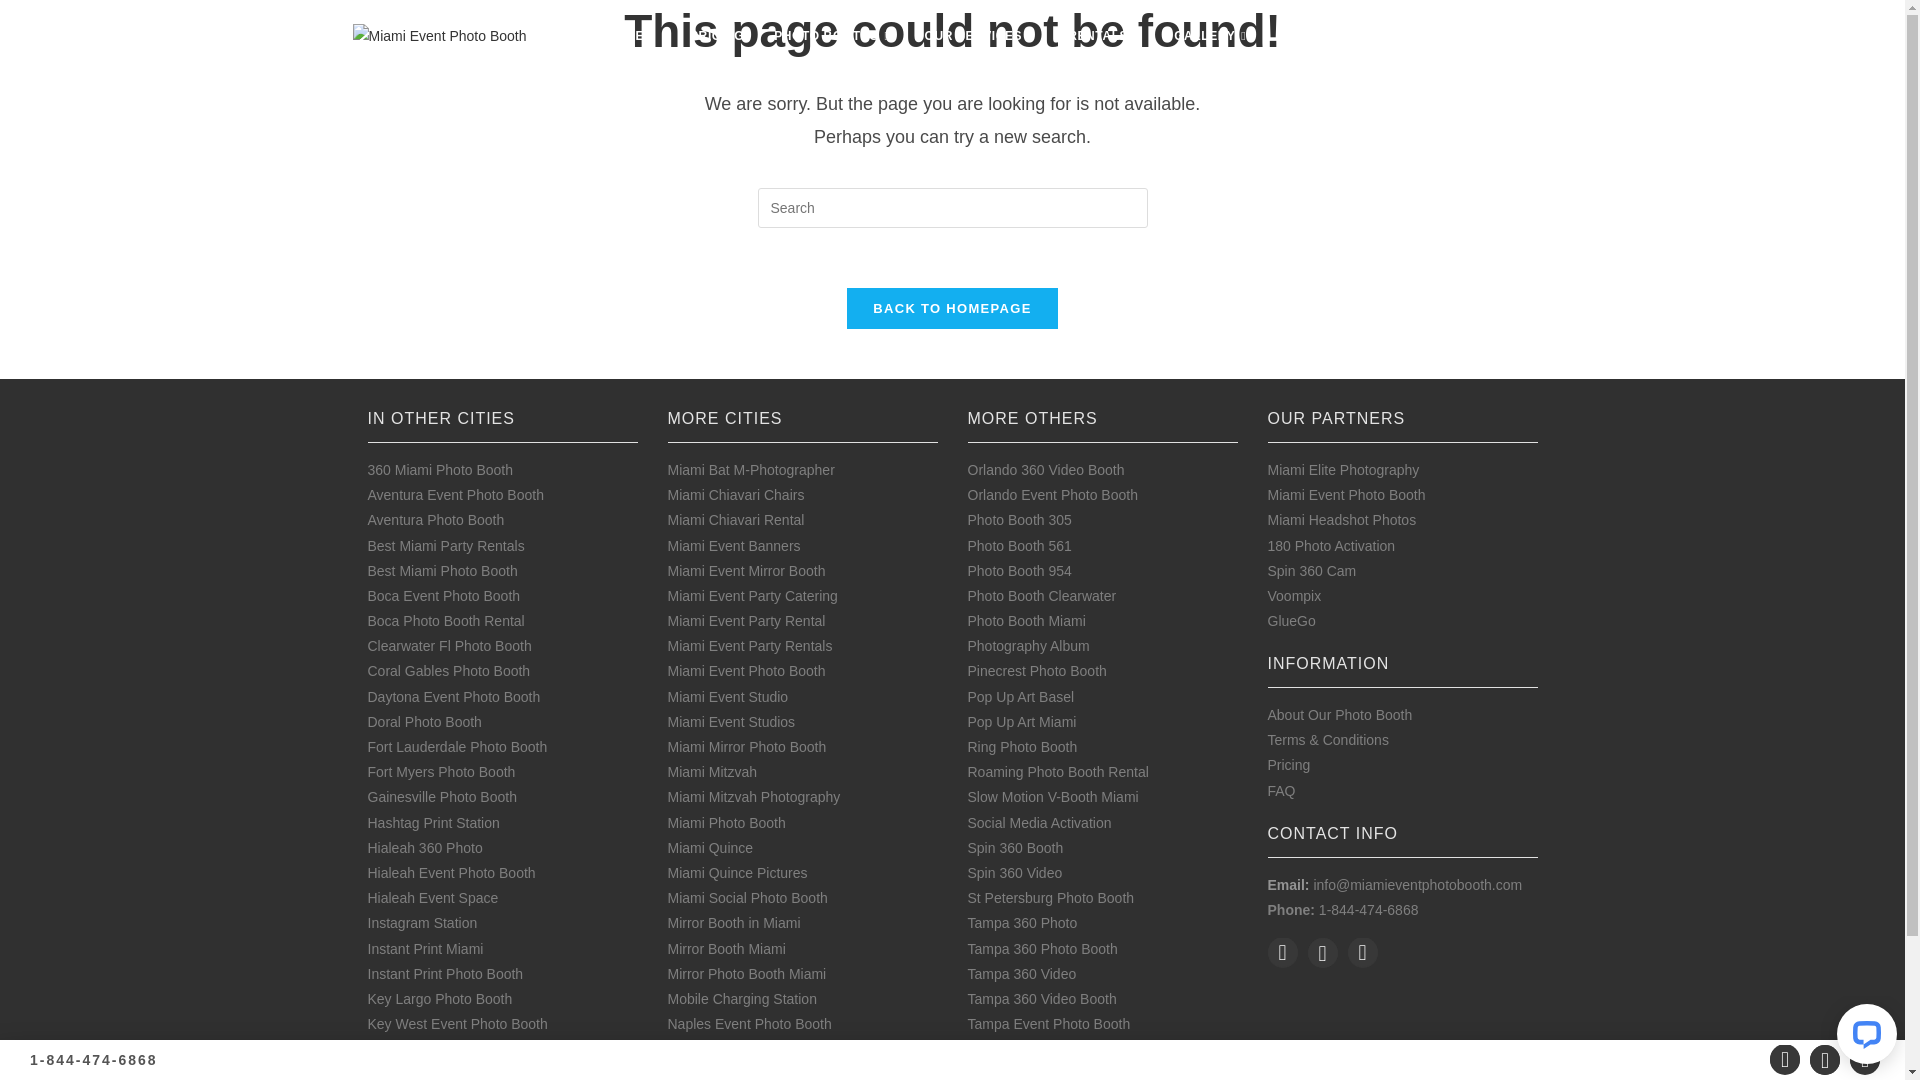 This screenshot has height=1080, width=1920. What do you see at coordinates (667, 494) in the screenshot?
I see `'Miami Chiavari Chairs'` at bounding box center [667, 494].